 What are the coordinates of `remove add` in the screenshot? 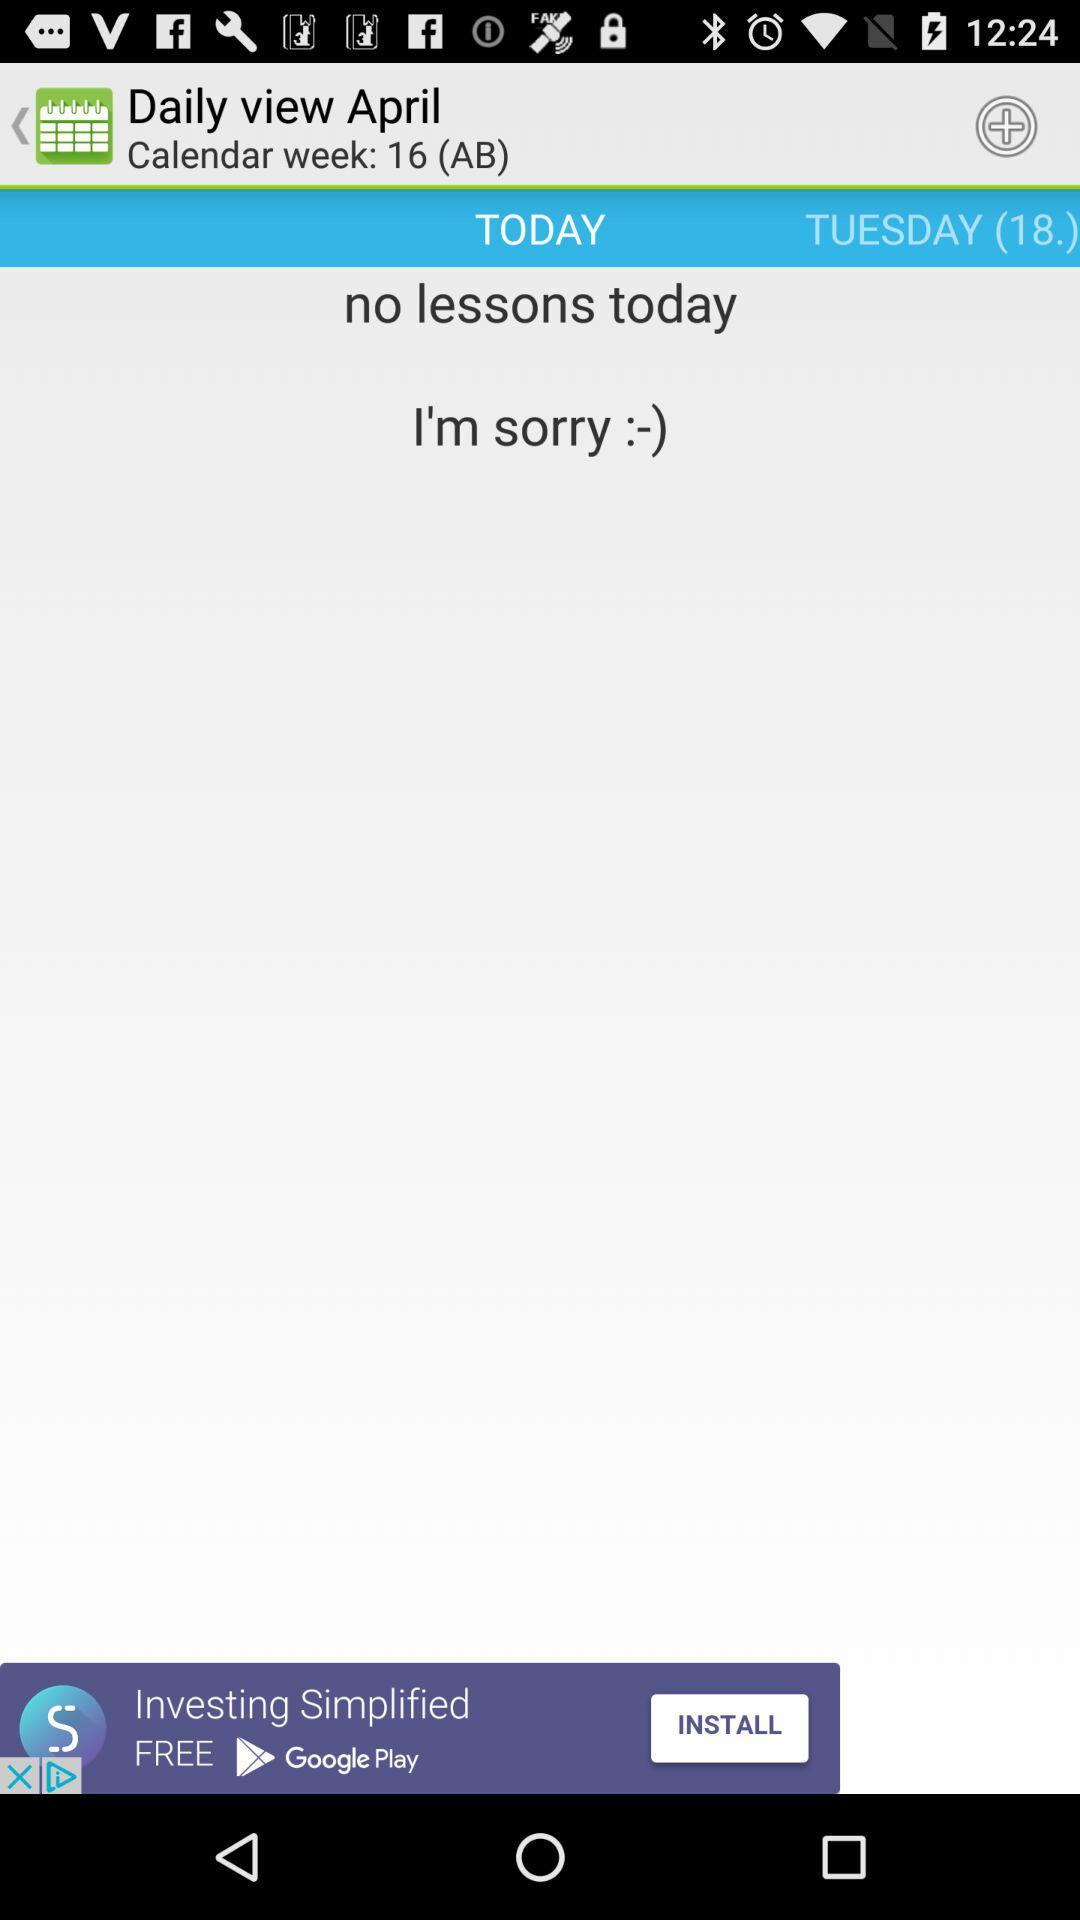 It's located at (419, 1727).